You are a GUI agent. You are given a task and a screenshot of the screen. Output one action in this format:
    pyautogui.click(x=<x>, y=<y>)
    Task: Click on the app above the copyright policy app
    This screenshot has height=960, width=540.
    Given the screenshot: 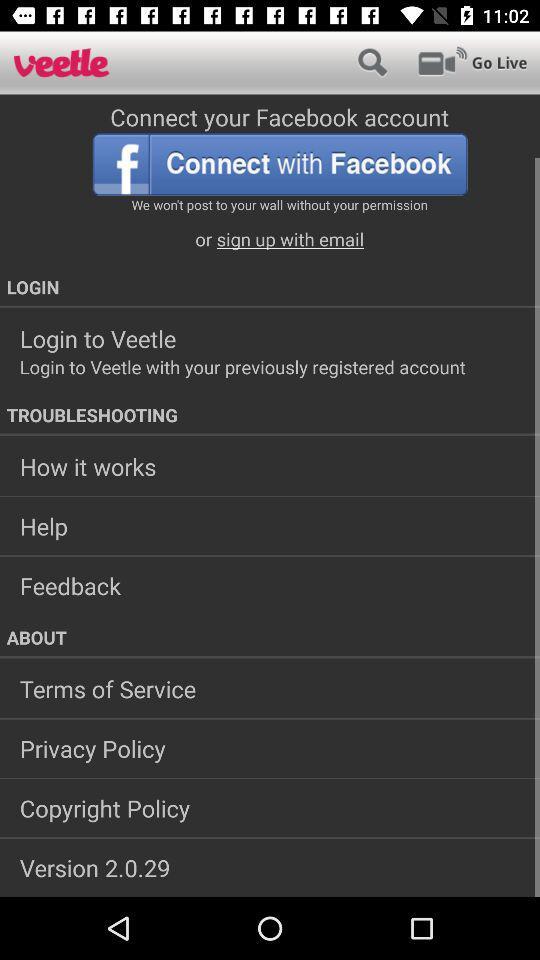 What is the action you would take?
    pyautogui.click(x=270, y=747)
    